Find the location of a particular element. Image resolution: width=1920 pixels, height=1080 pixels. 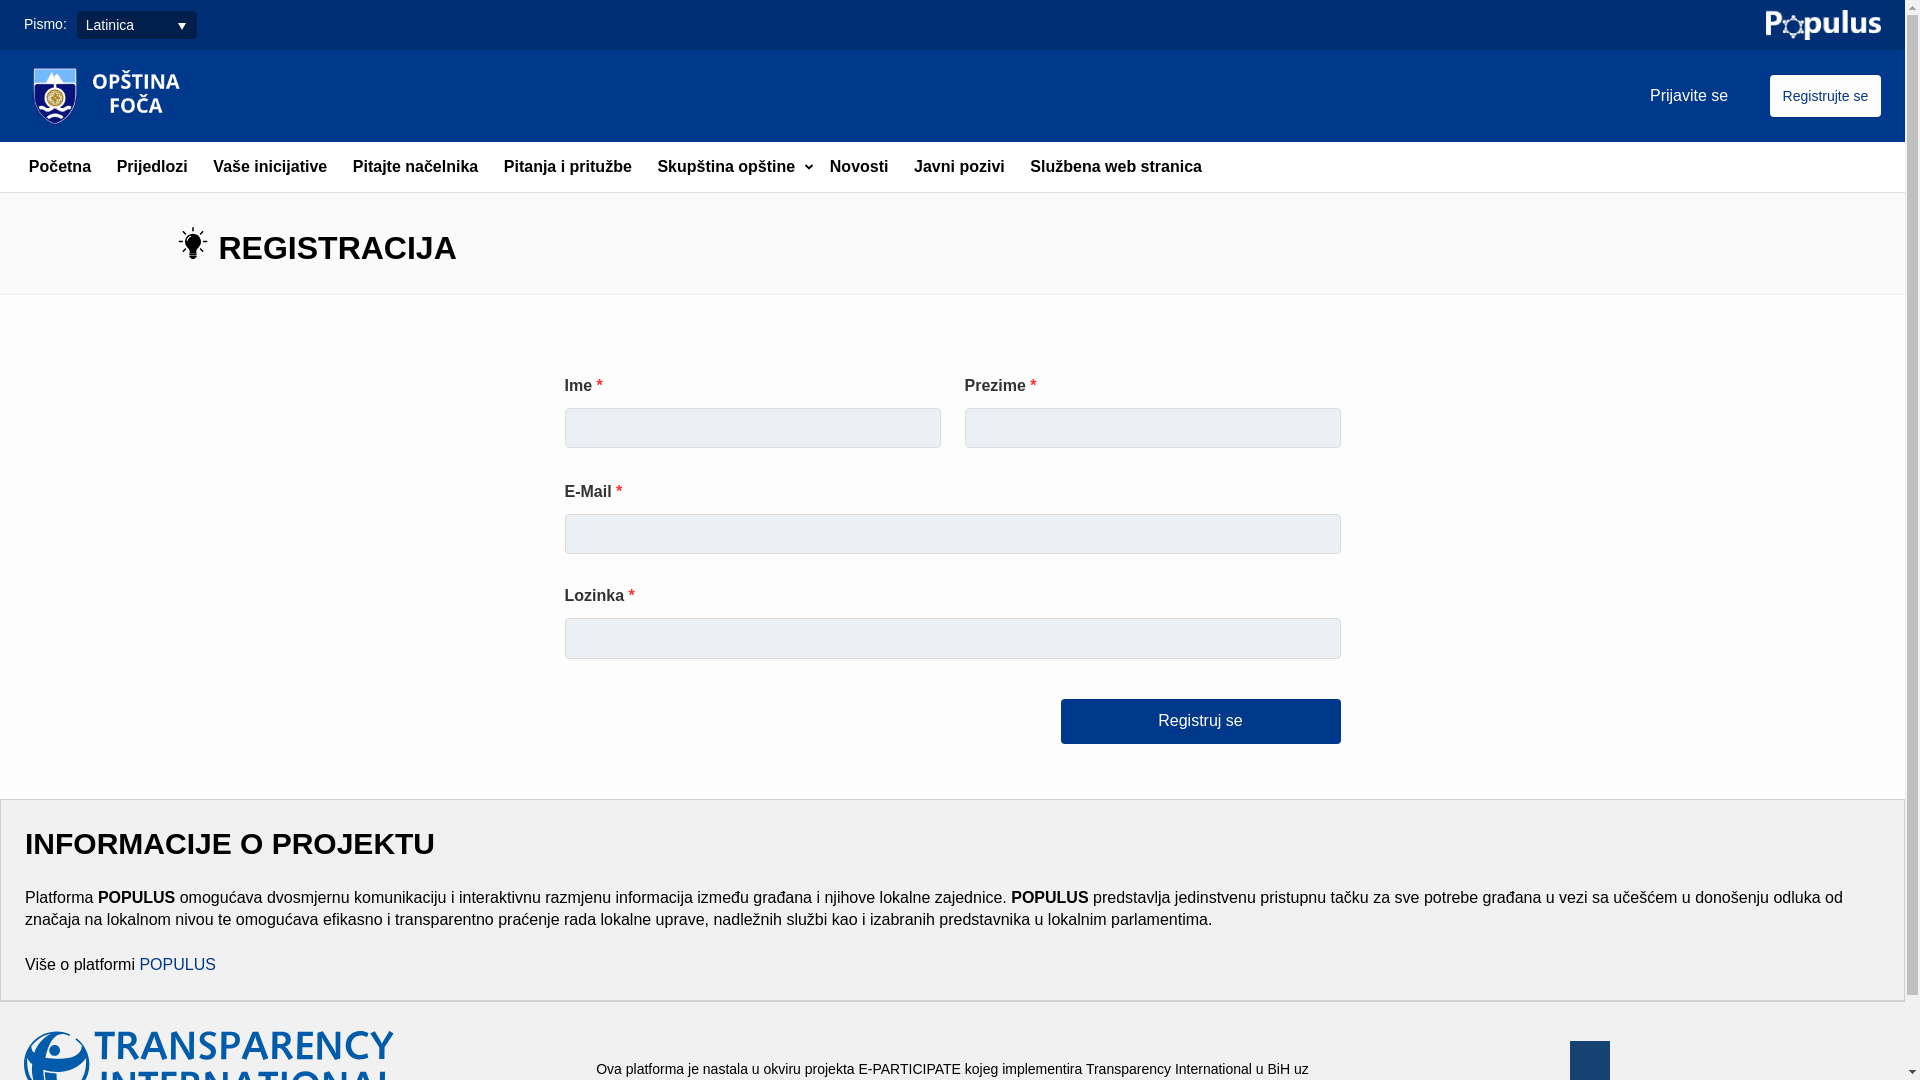

'Registrujte se' is located at coordinates (1825, 96).